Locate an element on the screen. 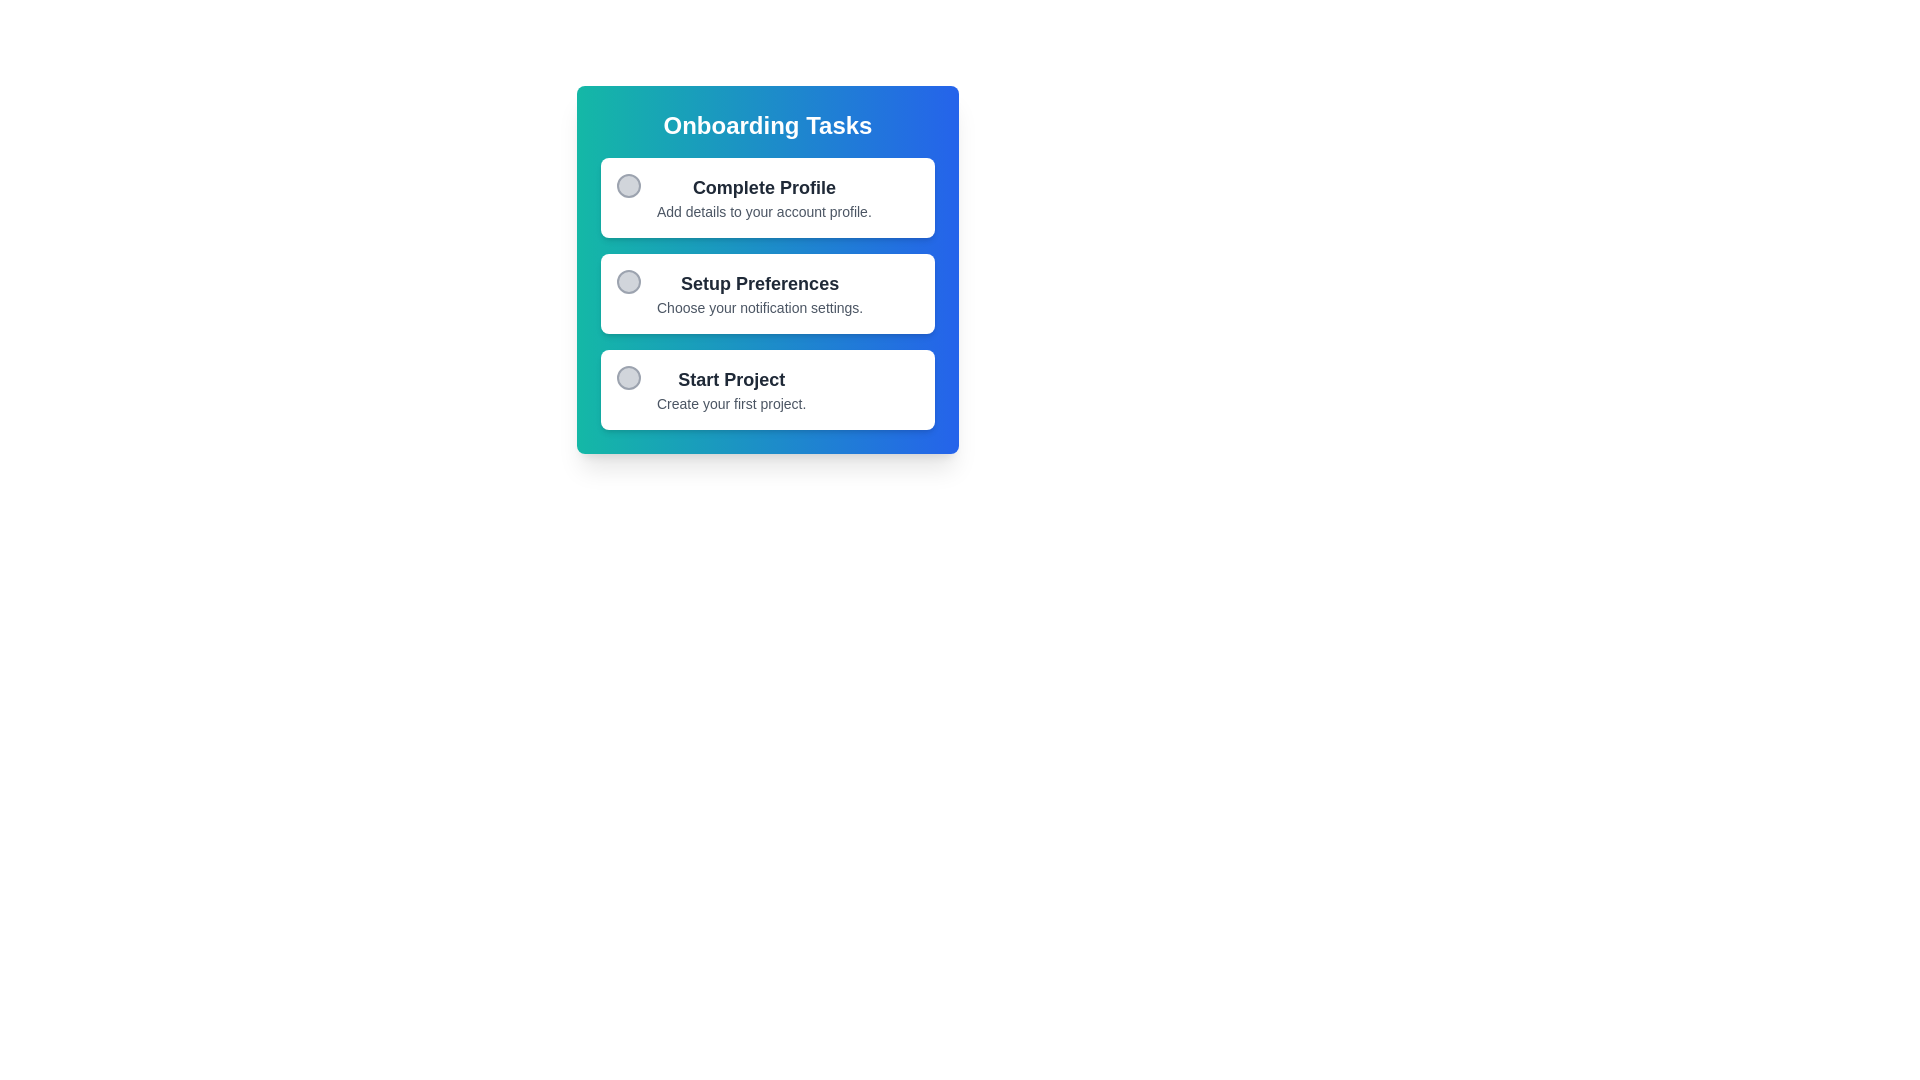 The height and width of the screenshot is (1080, 1920). the 'Setup Preferences' card, which is the second card in a vertical stack of three is located at coordinates (767, 293).